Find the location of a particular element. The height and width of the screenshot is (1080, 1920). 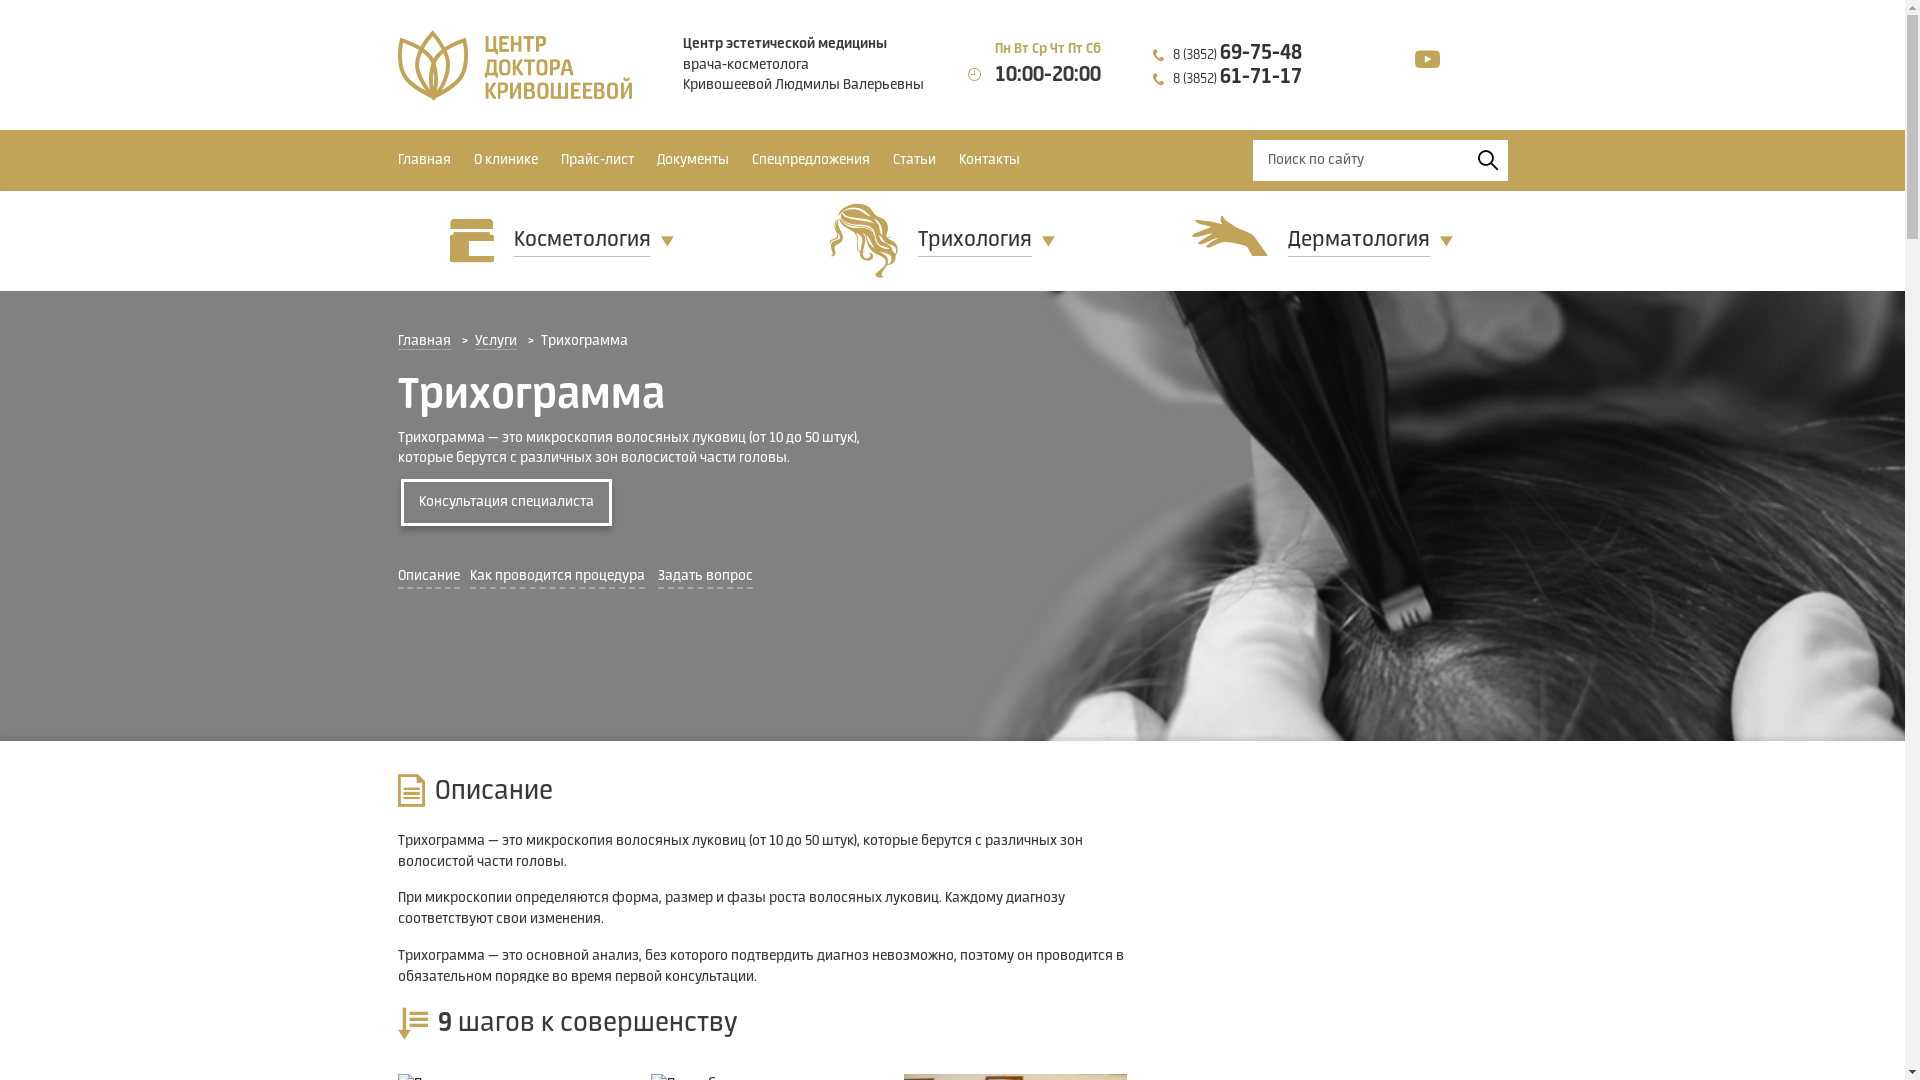

'8 (3852) 69-75-48' is located at coordinates (1236, 53).